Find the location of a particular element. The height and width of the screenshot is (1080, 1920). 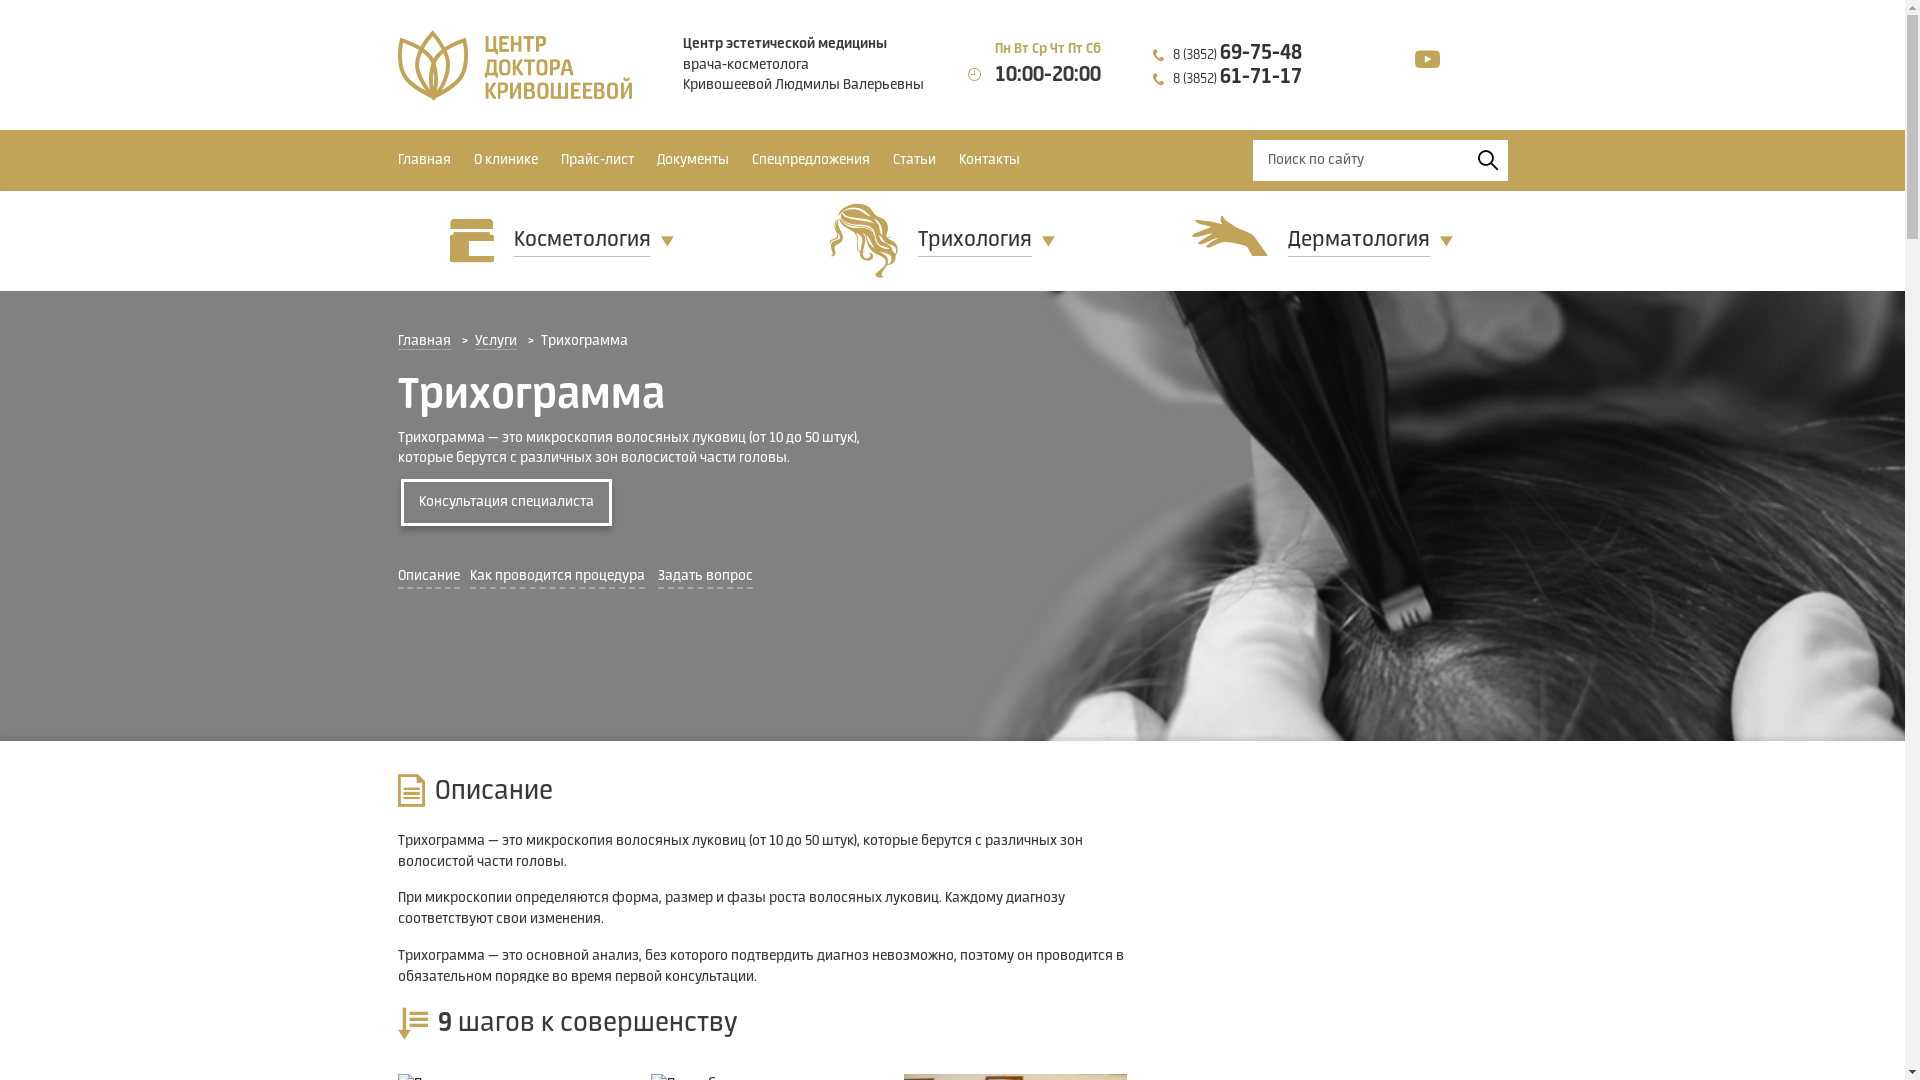

'8 (3852) 69-75-48' is located at coordinates (1236, 53).